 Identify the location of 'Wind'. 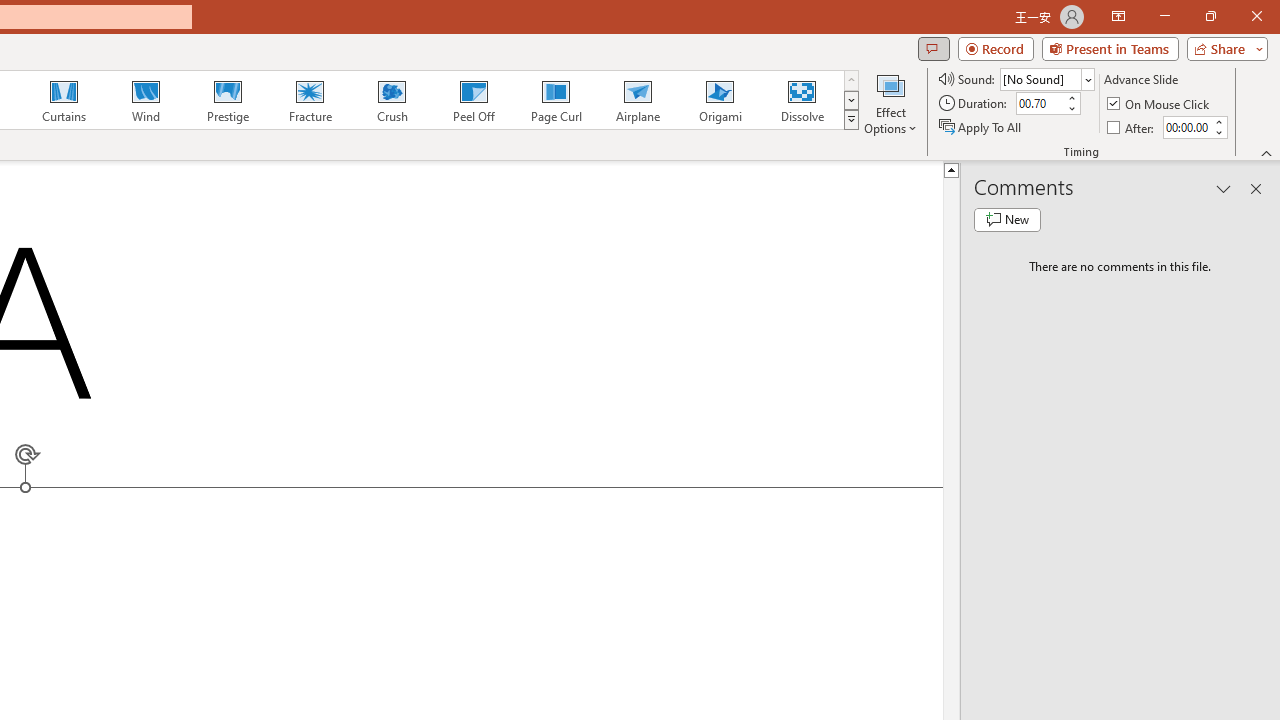
(144, 100).